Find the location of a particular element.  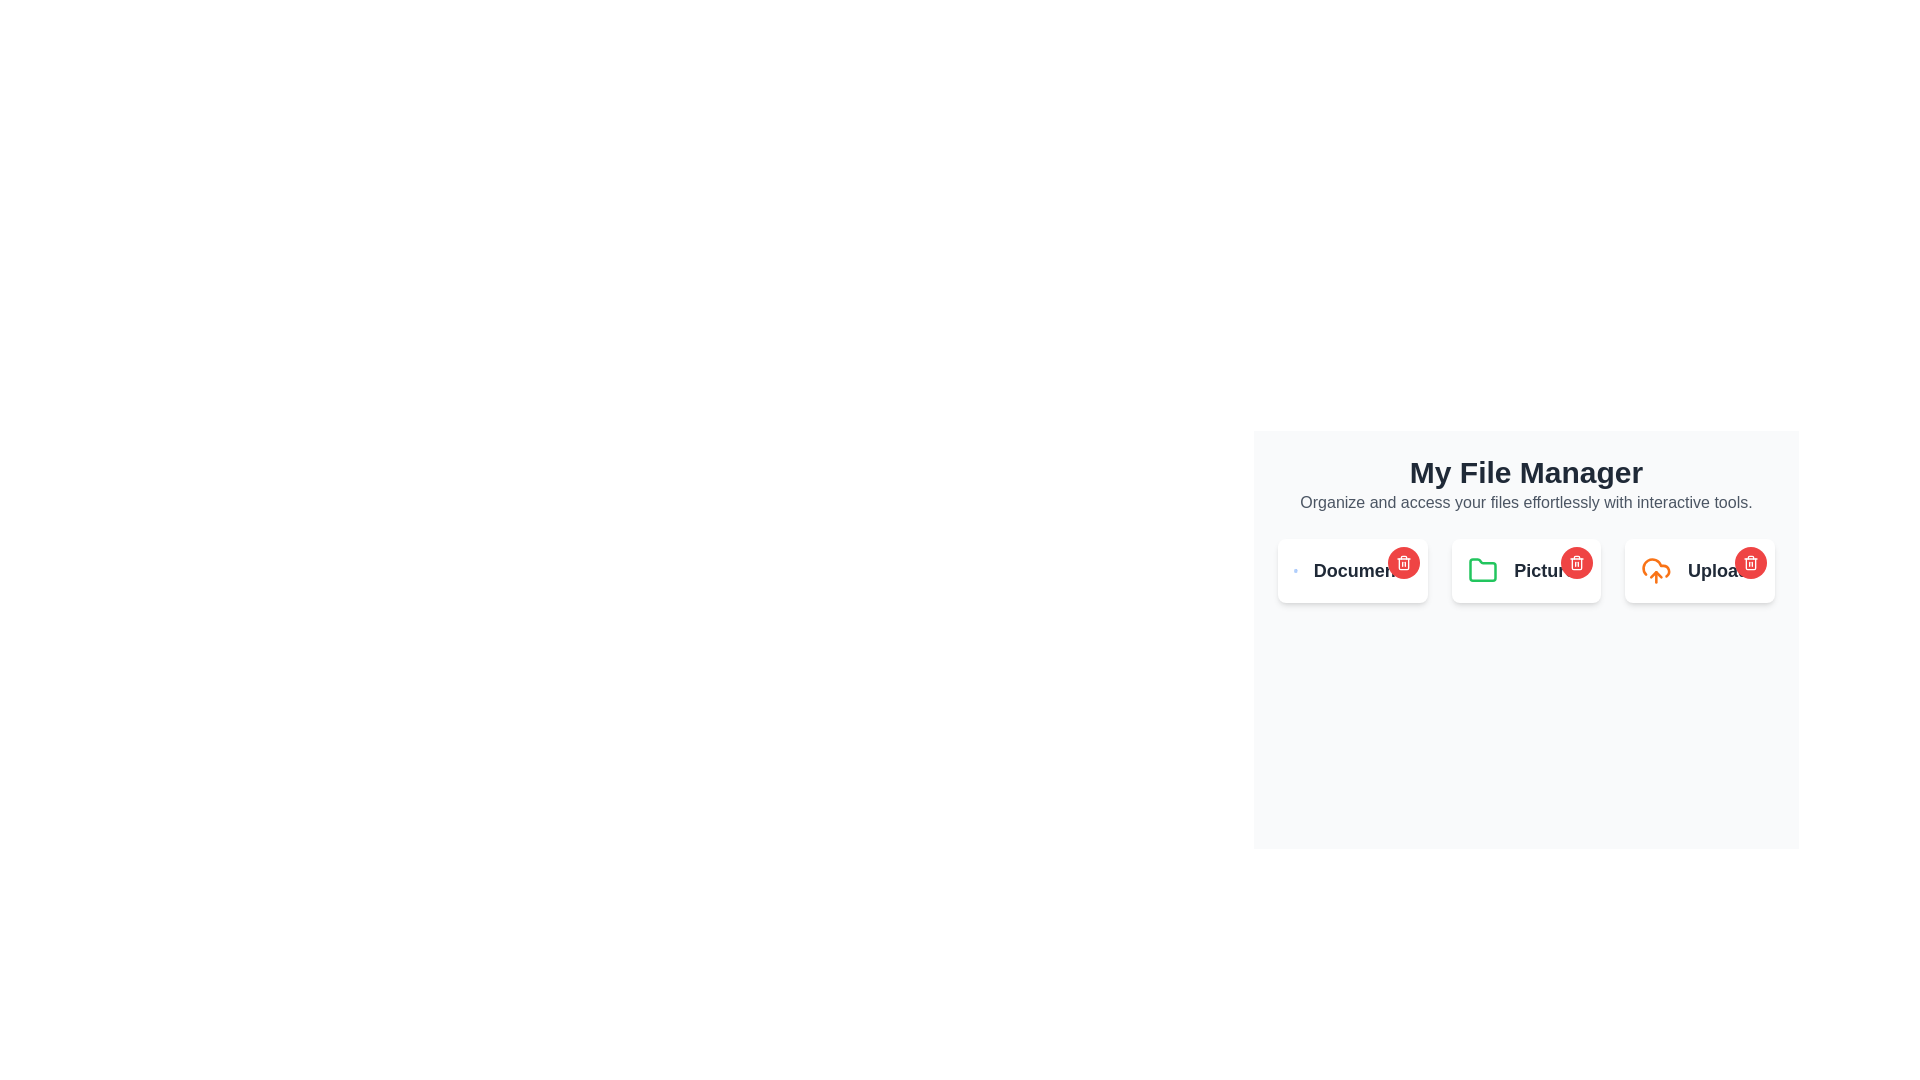

the static text label displaying the word 'Pictures', which is bold, medium-sized, and dark gray, located to the right of a green folder icon is located at coordinates (1548, 570).